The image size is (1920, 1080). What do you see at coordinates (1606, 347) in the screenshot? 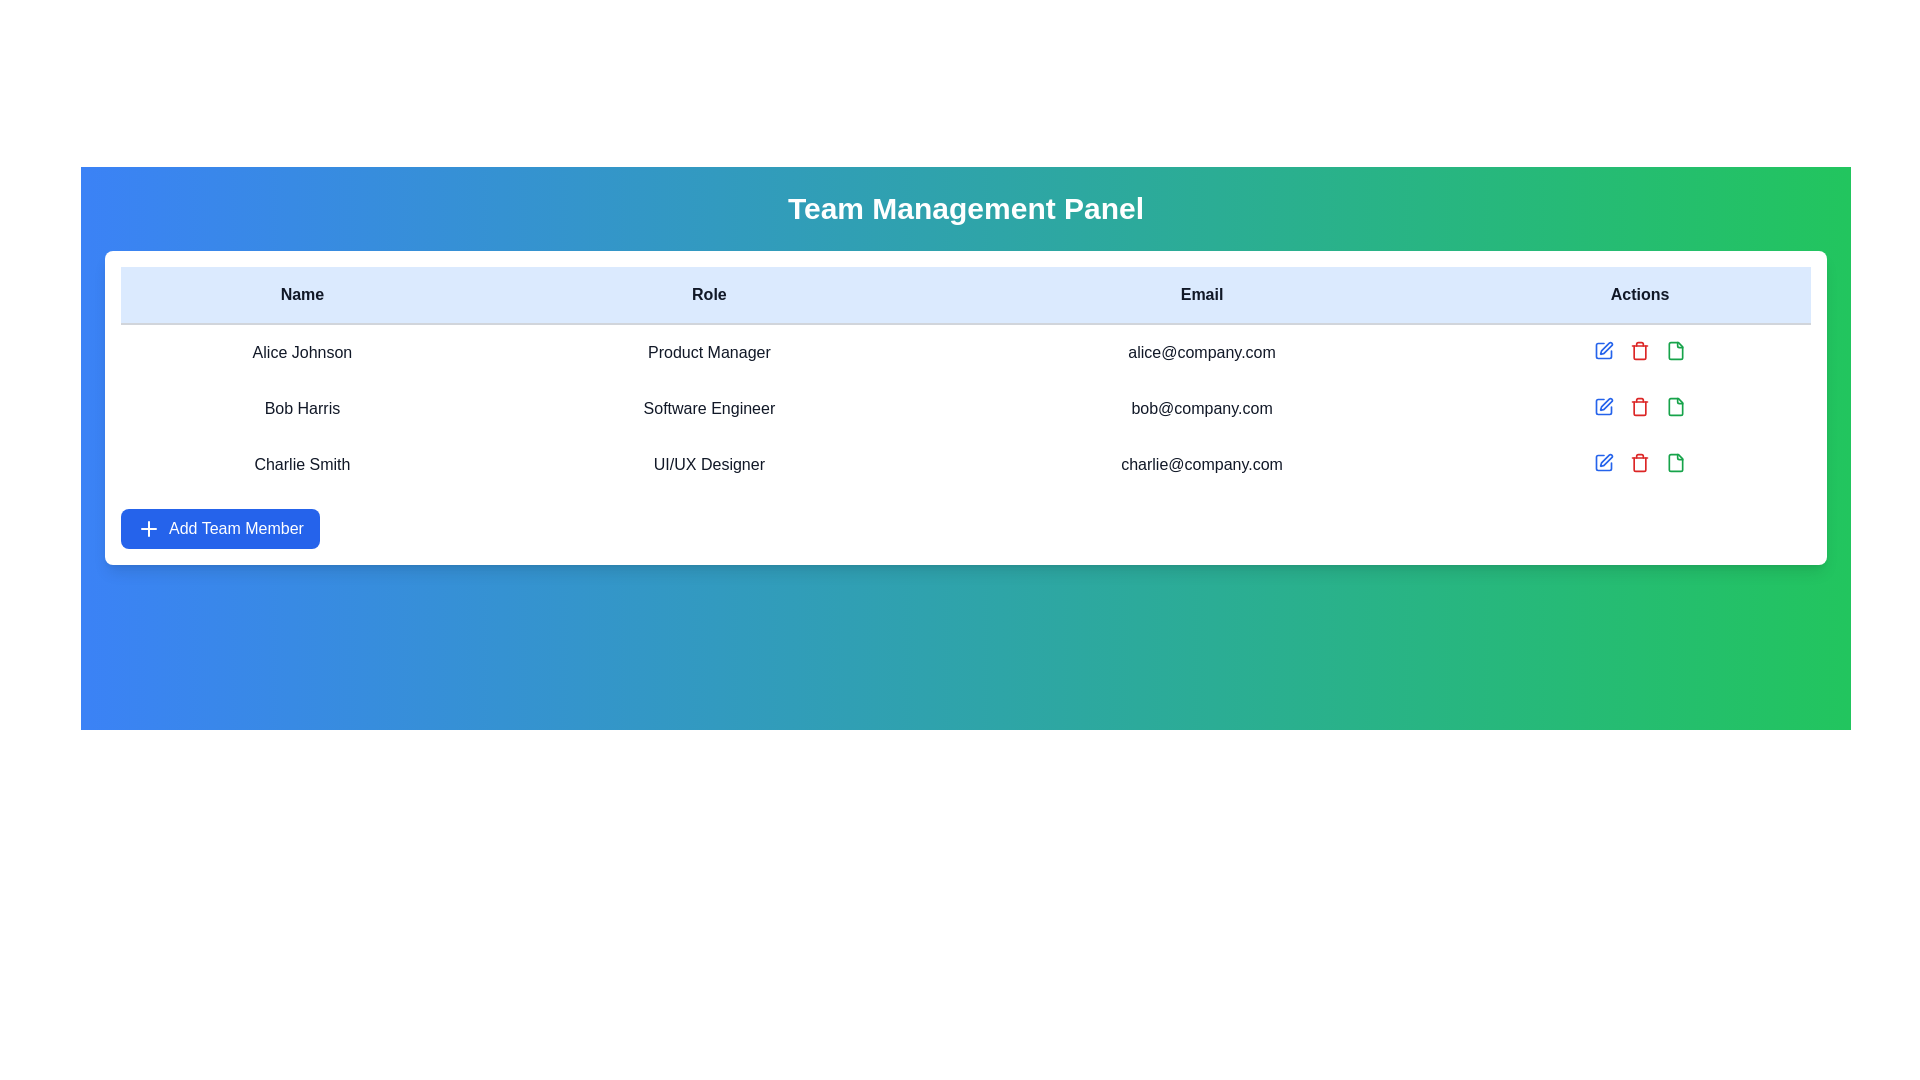
I see `the pen icon in the second row of the 'Actions' column of the table, which represents an action button for editing, located immediately to the right of the email information for user 'Bob Harris'` at bounding box center [1606, 347].